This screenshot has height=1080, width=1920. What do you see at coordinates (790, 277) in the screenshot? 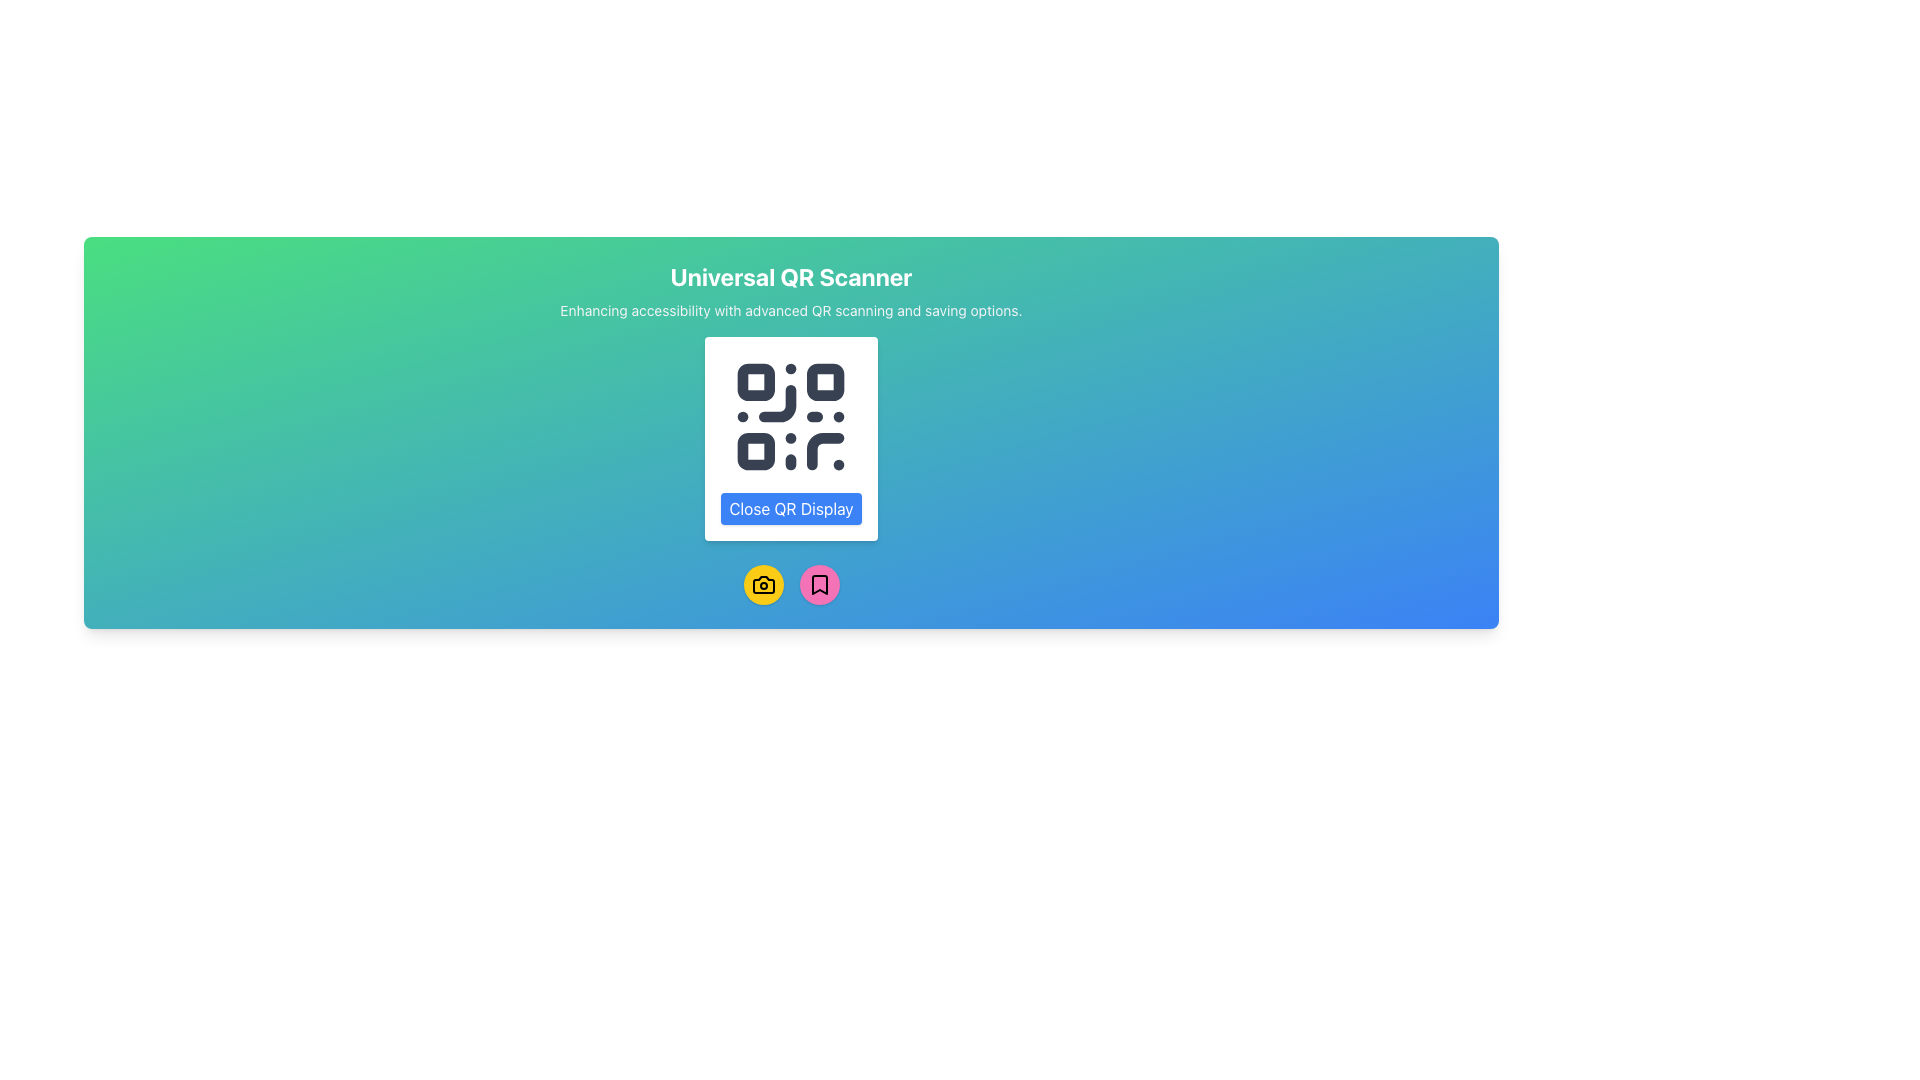
I see `the text component displaying 'Universal QR Scanner' in a bold, white font, centrally positioned against a gradient background` at bounding box center [790, 277].